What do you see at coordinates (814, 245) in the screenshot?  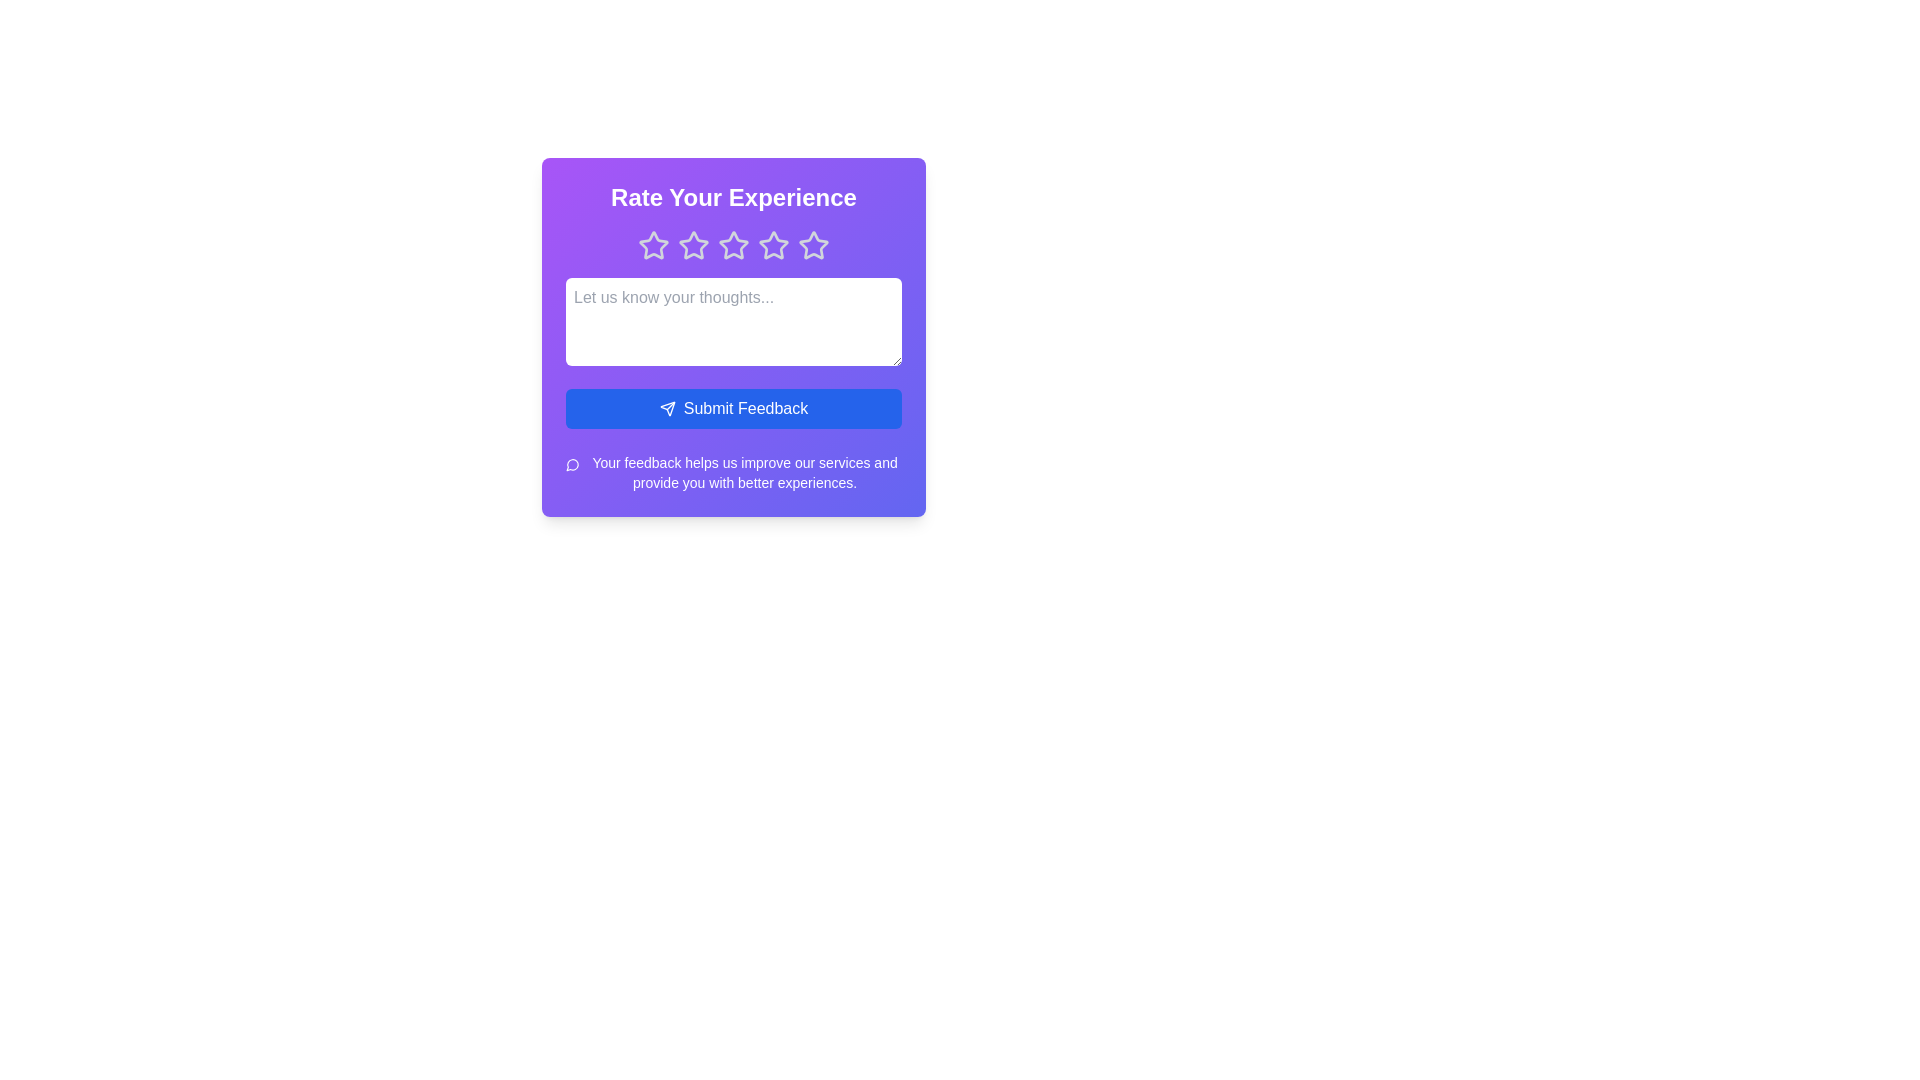 I see `the fifth star icon to rate the experience on the five-star scale below the 'Rate Your Experience' header in the purple feedback form card` at bounding box center [814, 245].